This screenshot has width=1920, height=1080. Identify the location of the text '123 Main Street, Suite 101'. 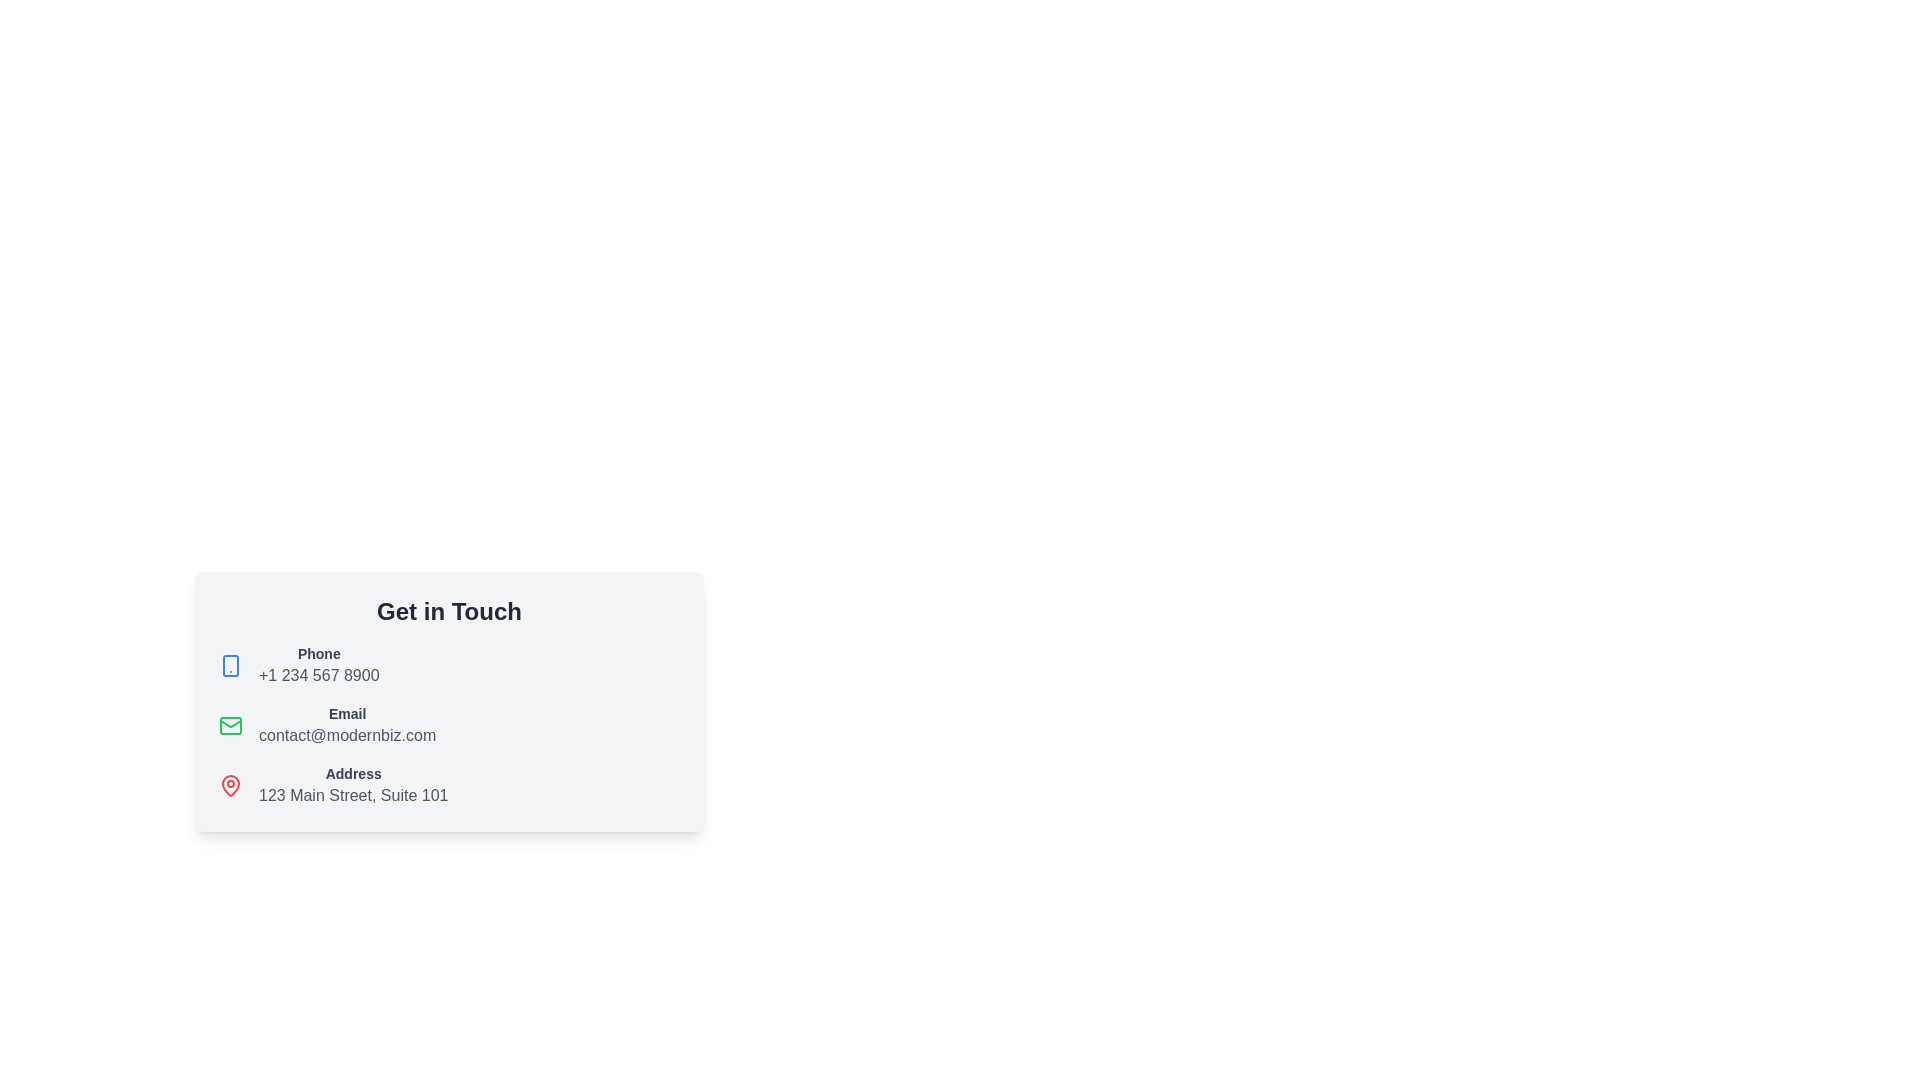
(353, 794).